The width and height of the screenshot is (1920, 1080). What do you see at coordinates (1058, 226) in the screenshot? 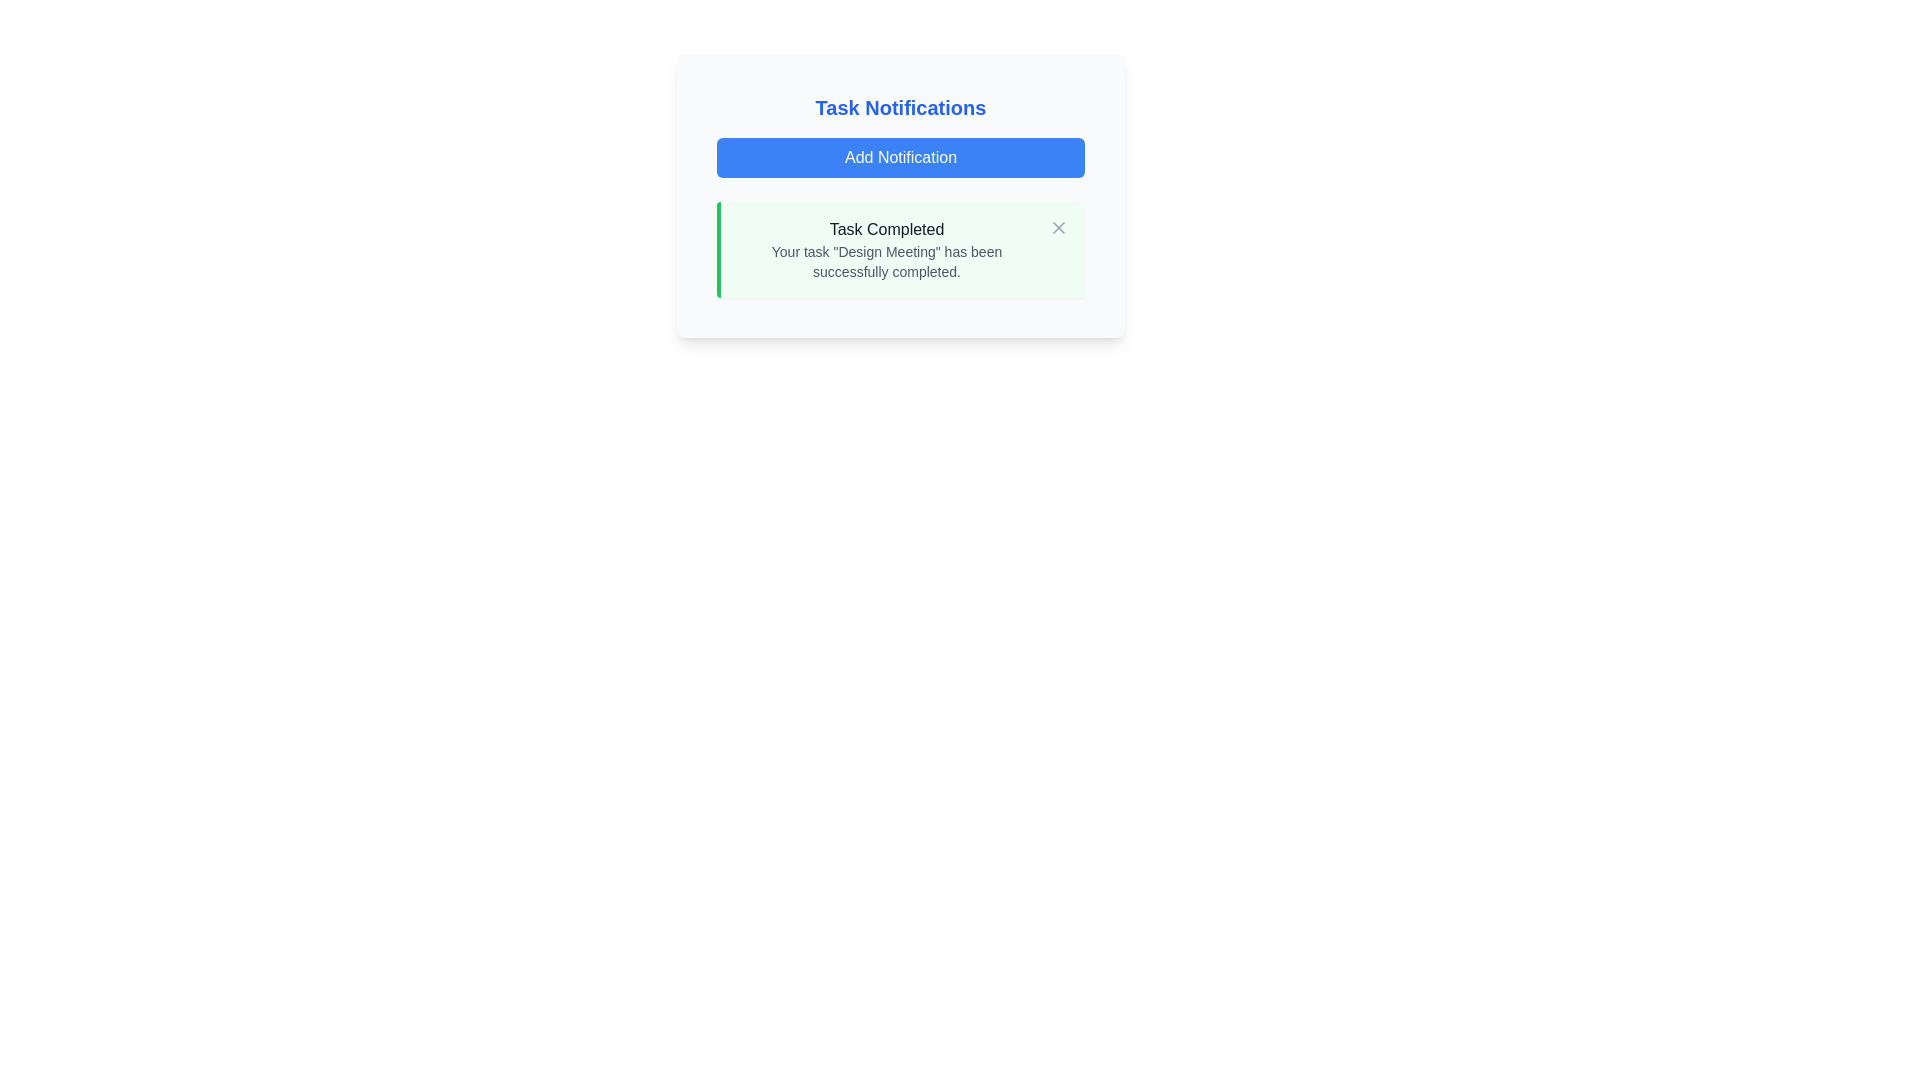
I see `the dismiss button (icon-based) for the task notification, which is located on the far right of the notification box, aligned vertically with the text 'Task Completed'` at bounding box center [1058, 226].